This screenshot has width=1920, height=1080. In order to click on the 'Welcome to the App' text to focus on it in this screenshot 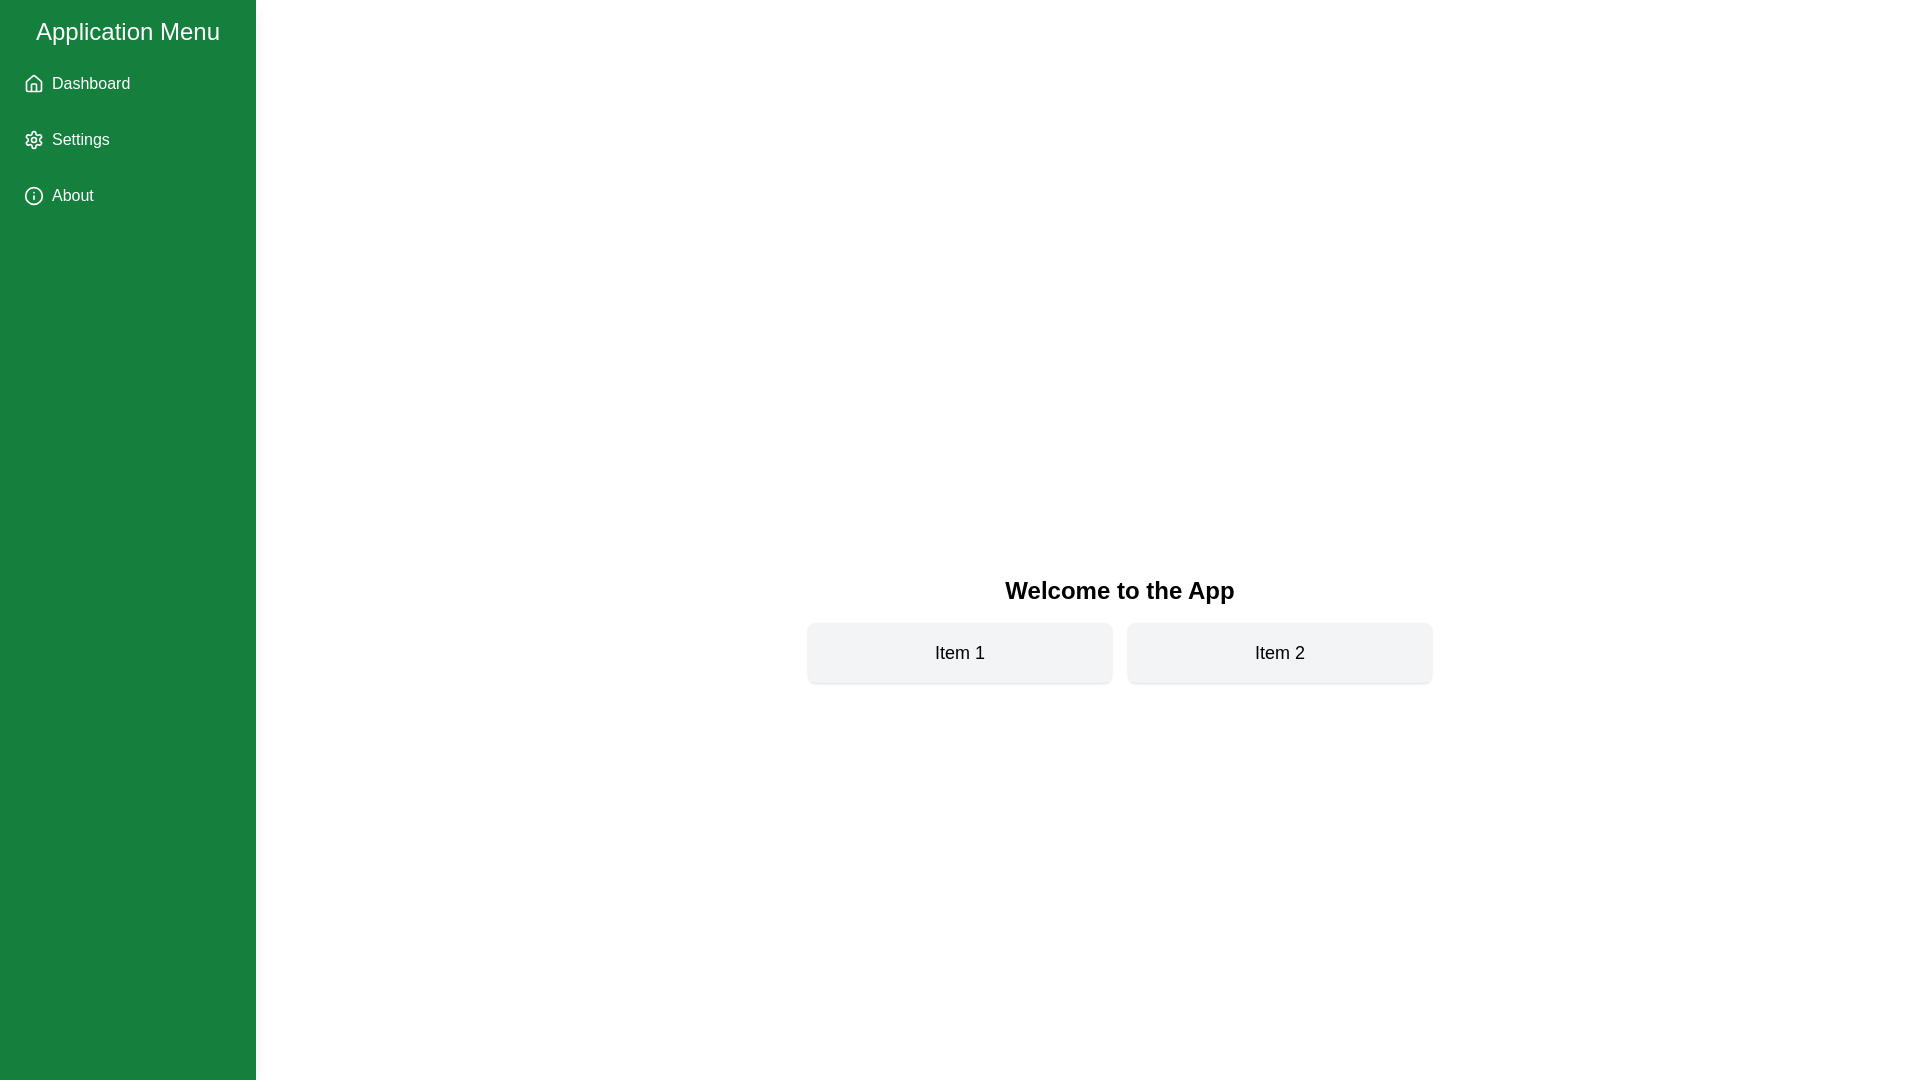, I will do `click(1118, 589)`.